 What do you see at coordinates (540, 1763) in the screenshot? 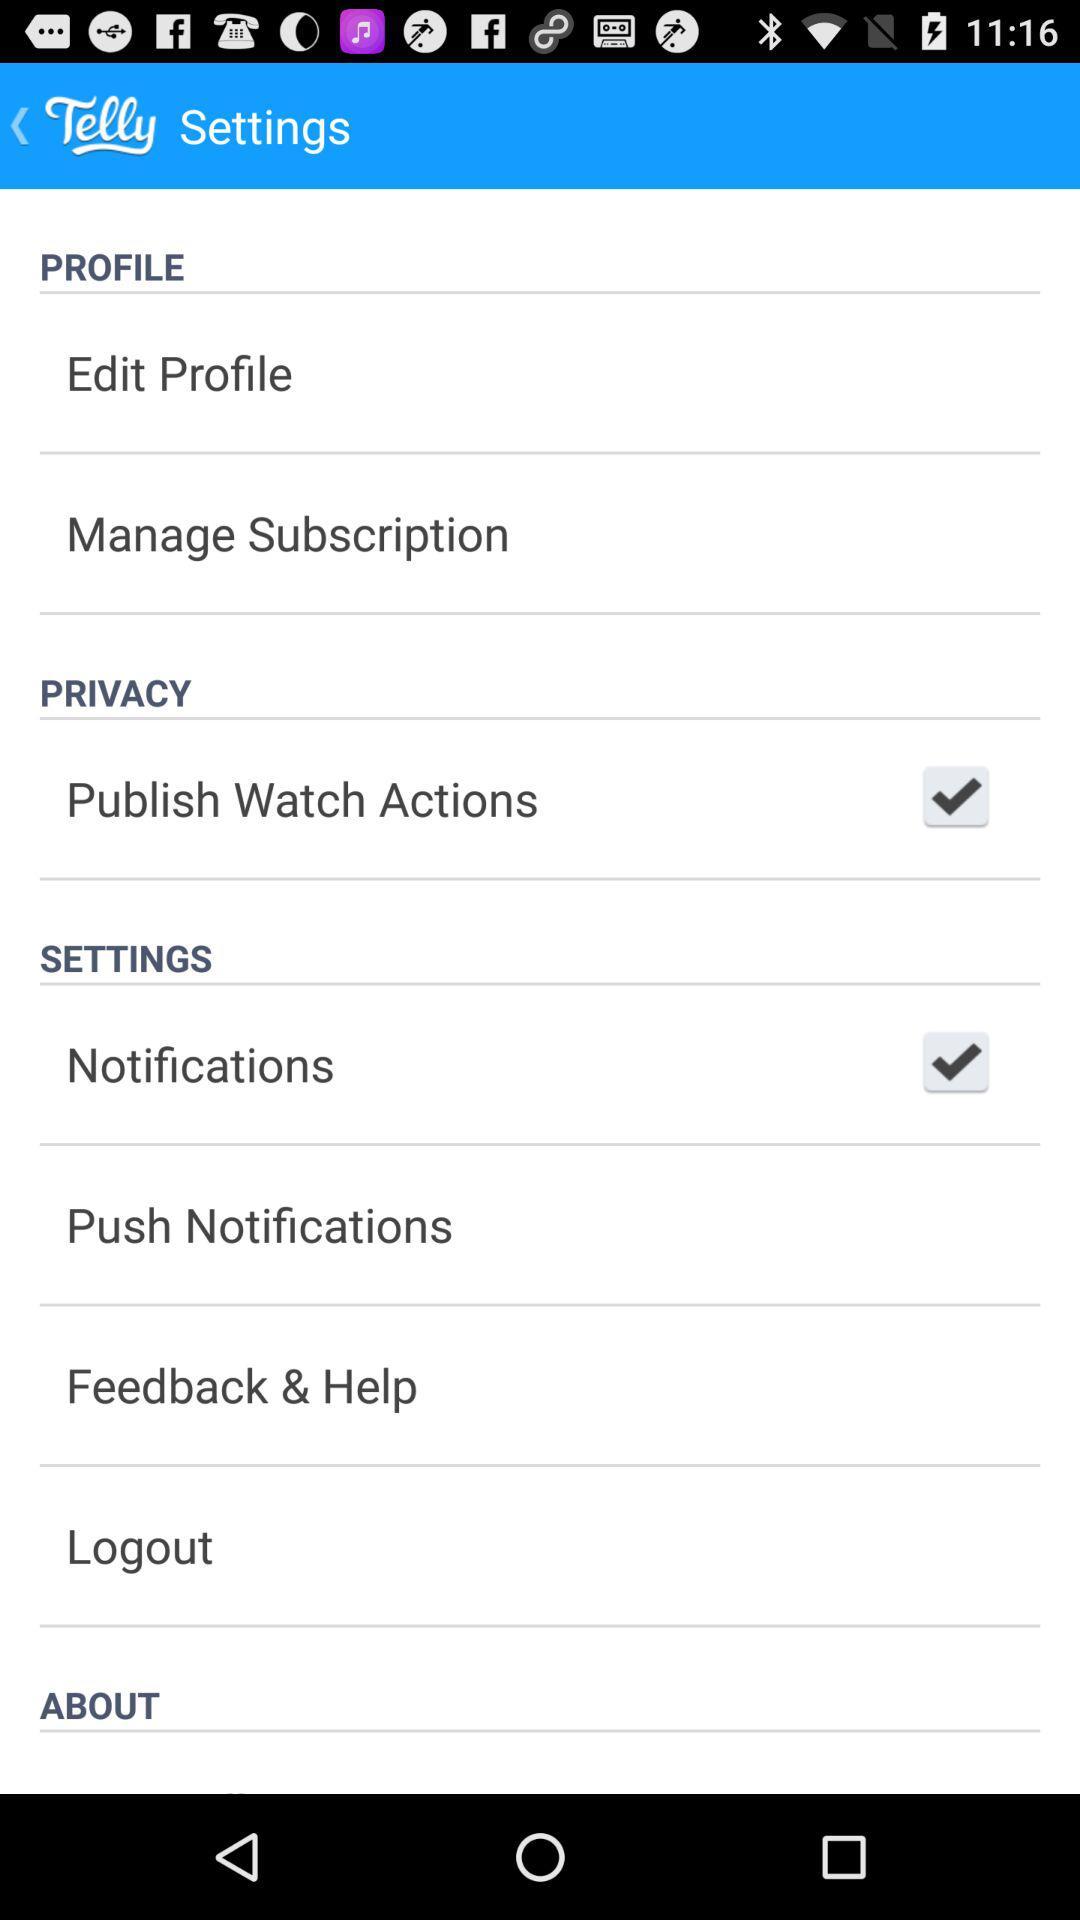
I see `app below about icon` at bounding box center [540, 1763].